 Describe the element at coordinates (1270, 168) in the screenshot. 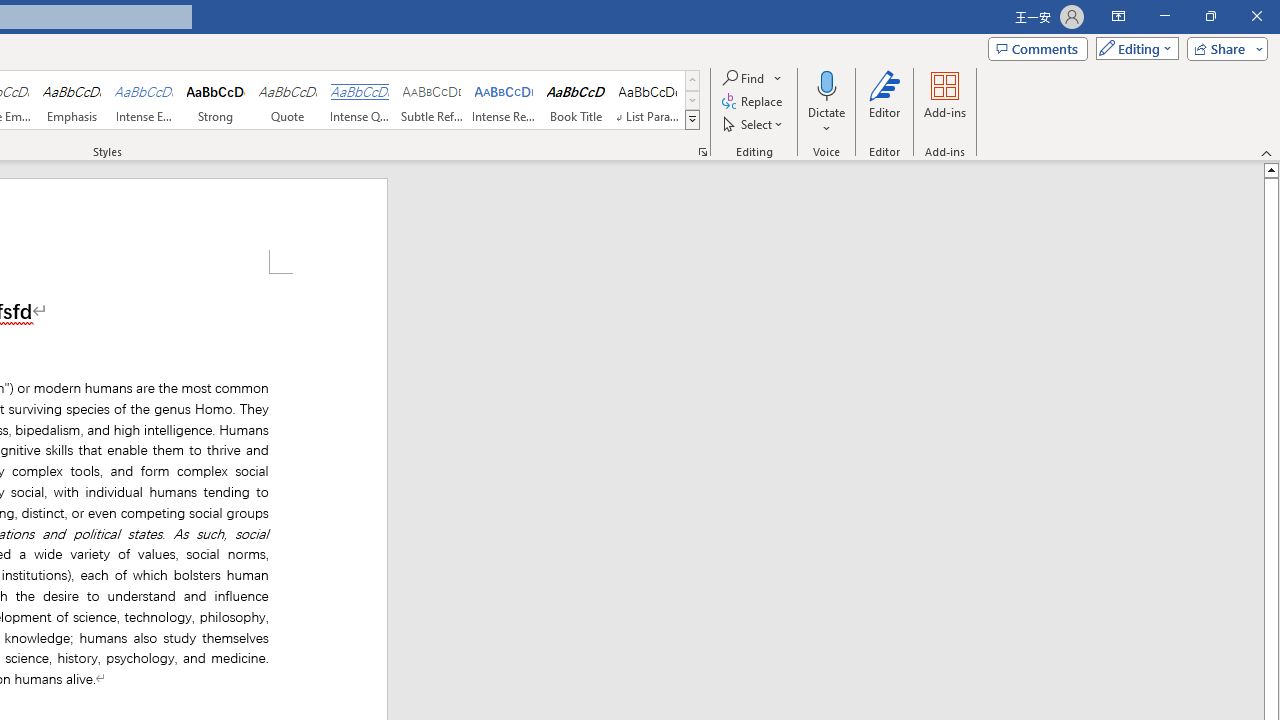

I see `'Line up'` at that location.